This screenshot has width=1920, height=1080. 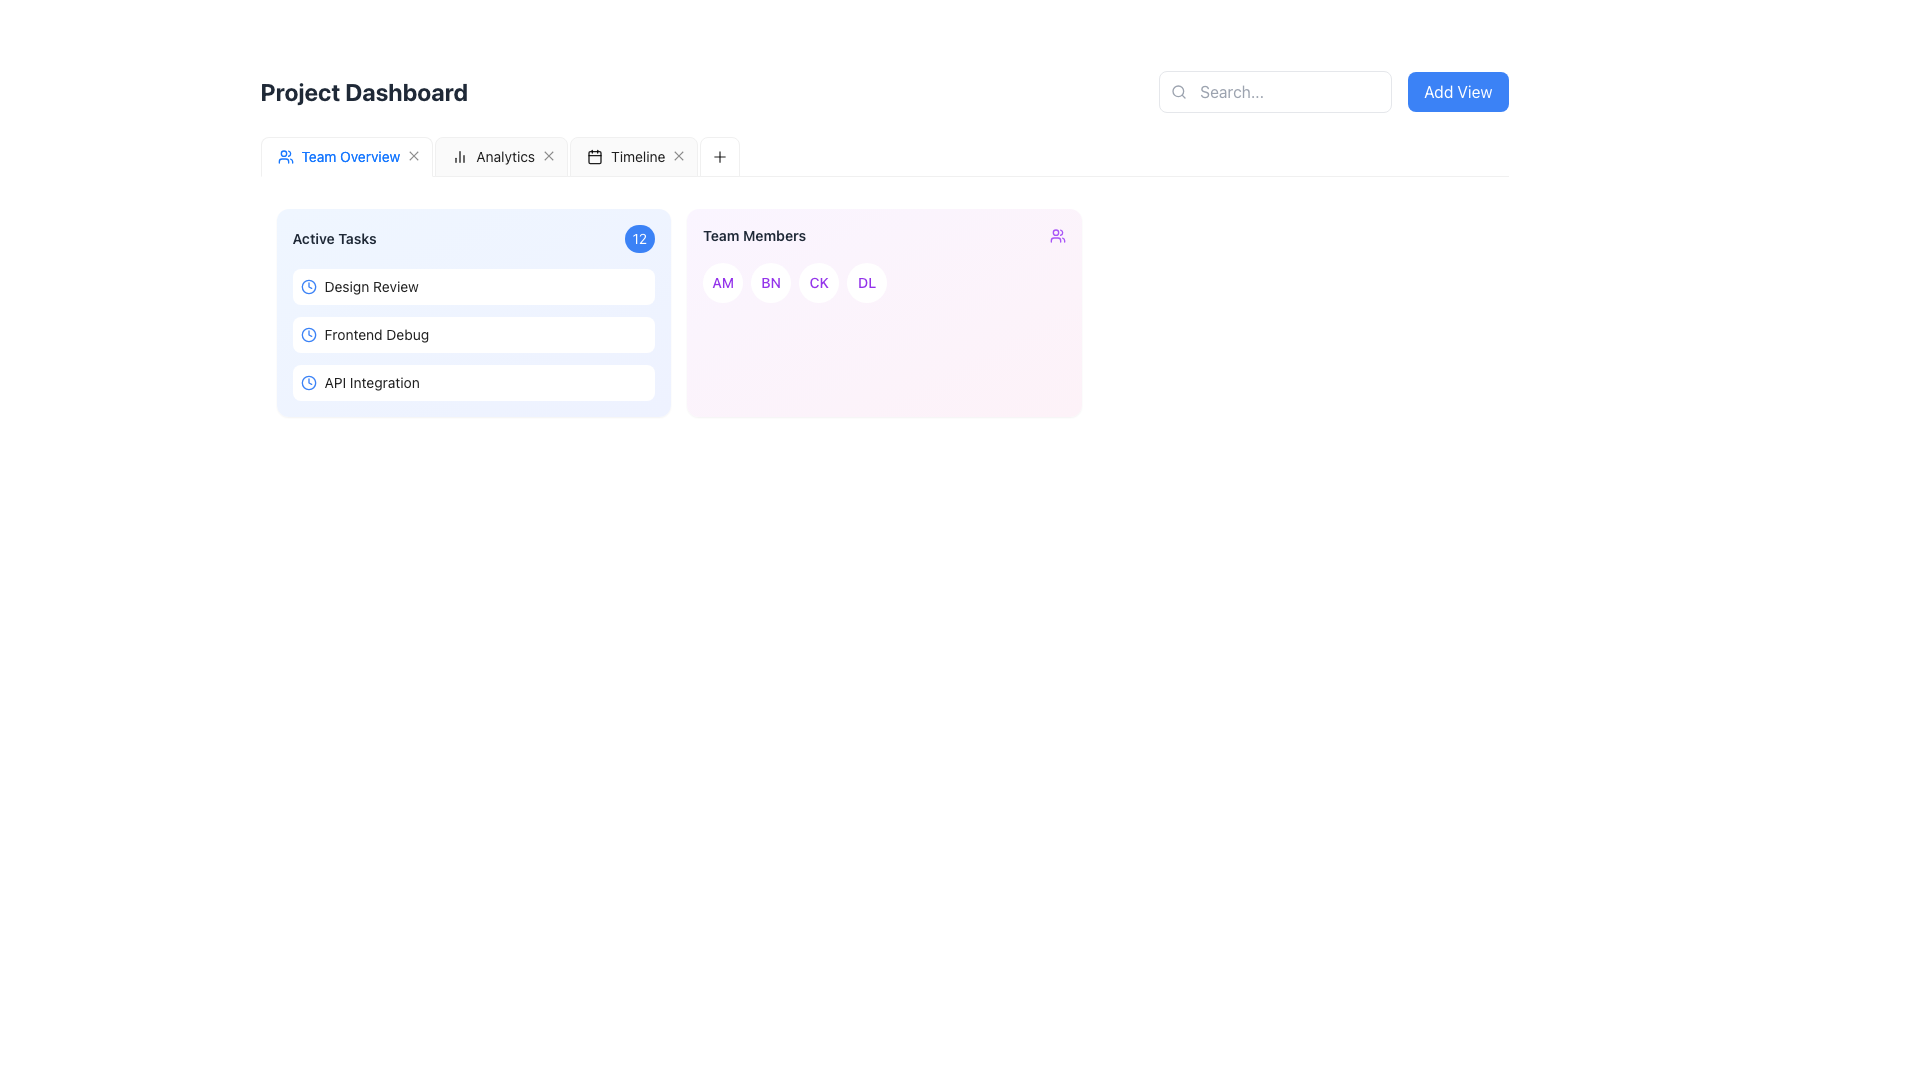 I want to click on the 'Add View' button, so click(x=1458, y=92).